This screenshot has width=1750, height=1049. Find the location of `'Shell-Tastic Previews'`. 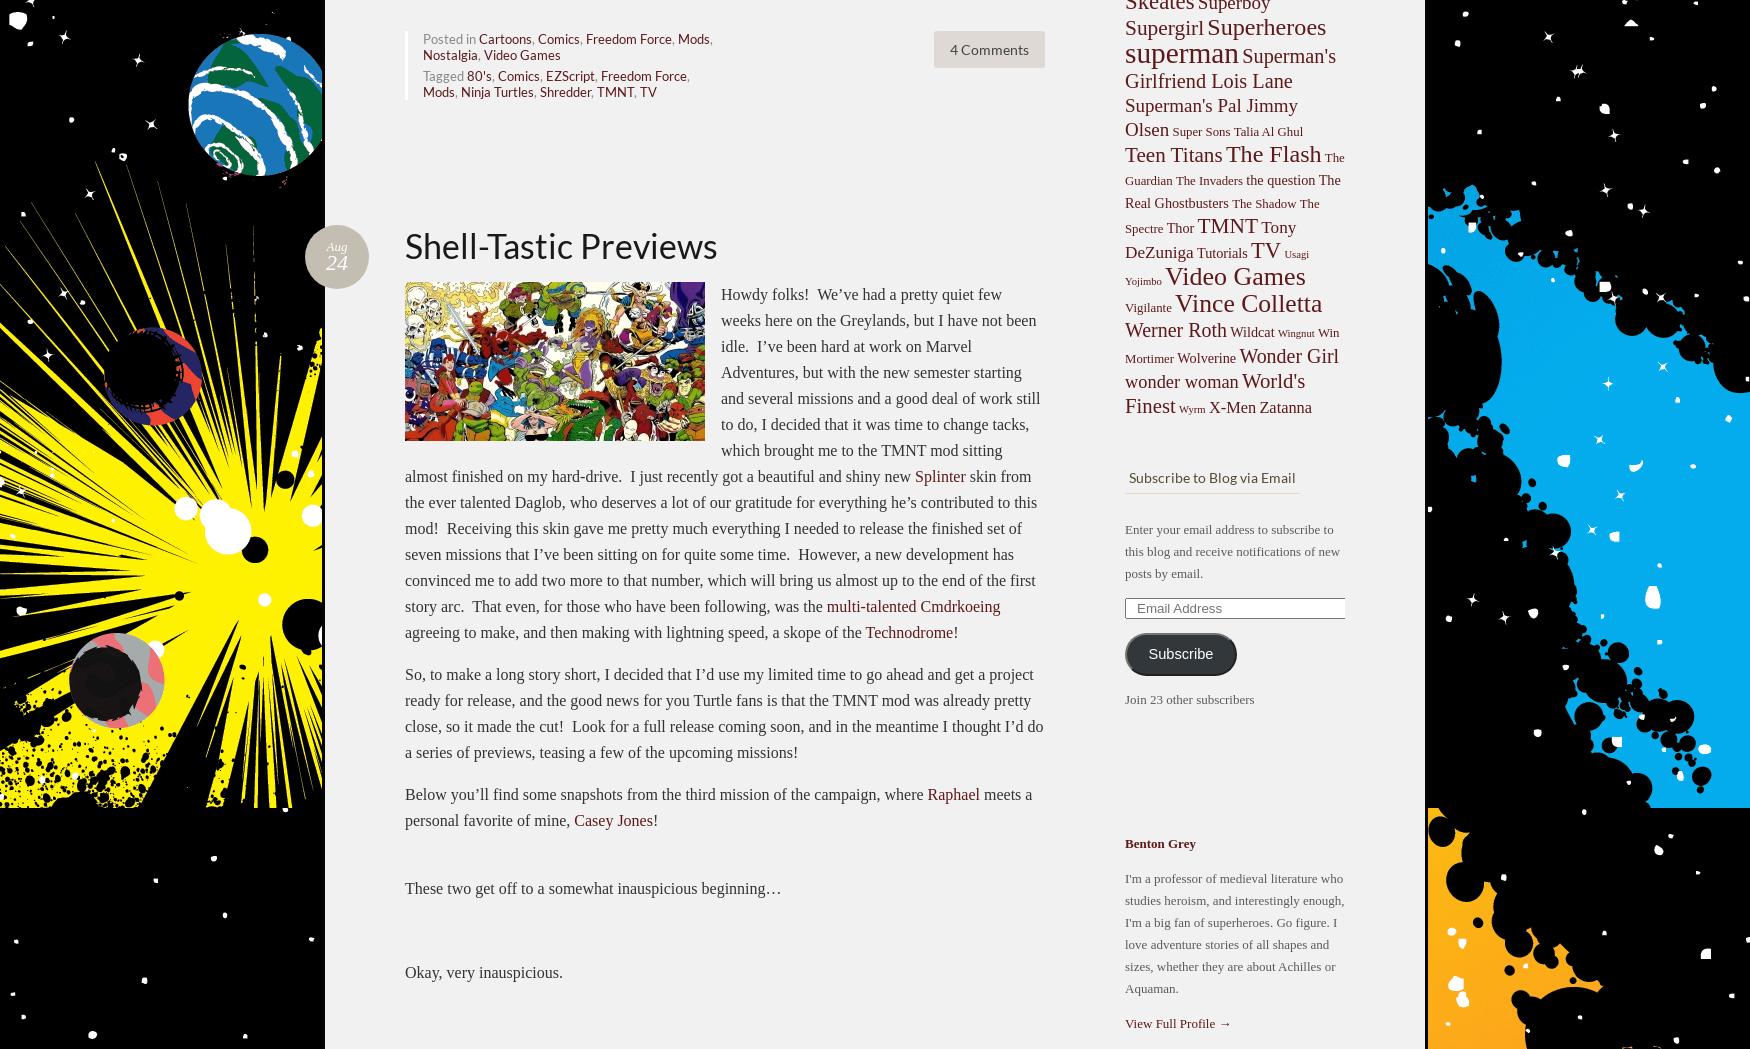

'Shell-Tastic Previews' is located at coordinates (560, 243).